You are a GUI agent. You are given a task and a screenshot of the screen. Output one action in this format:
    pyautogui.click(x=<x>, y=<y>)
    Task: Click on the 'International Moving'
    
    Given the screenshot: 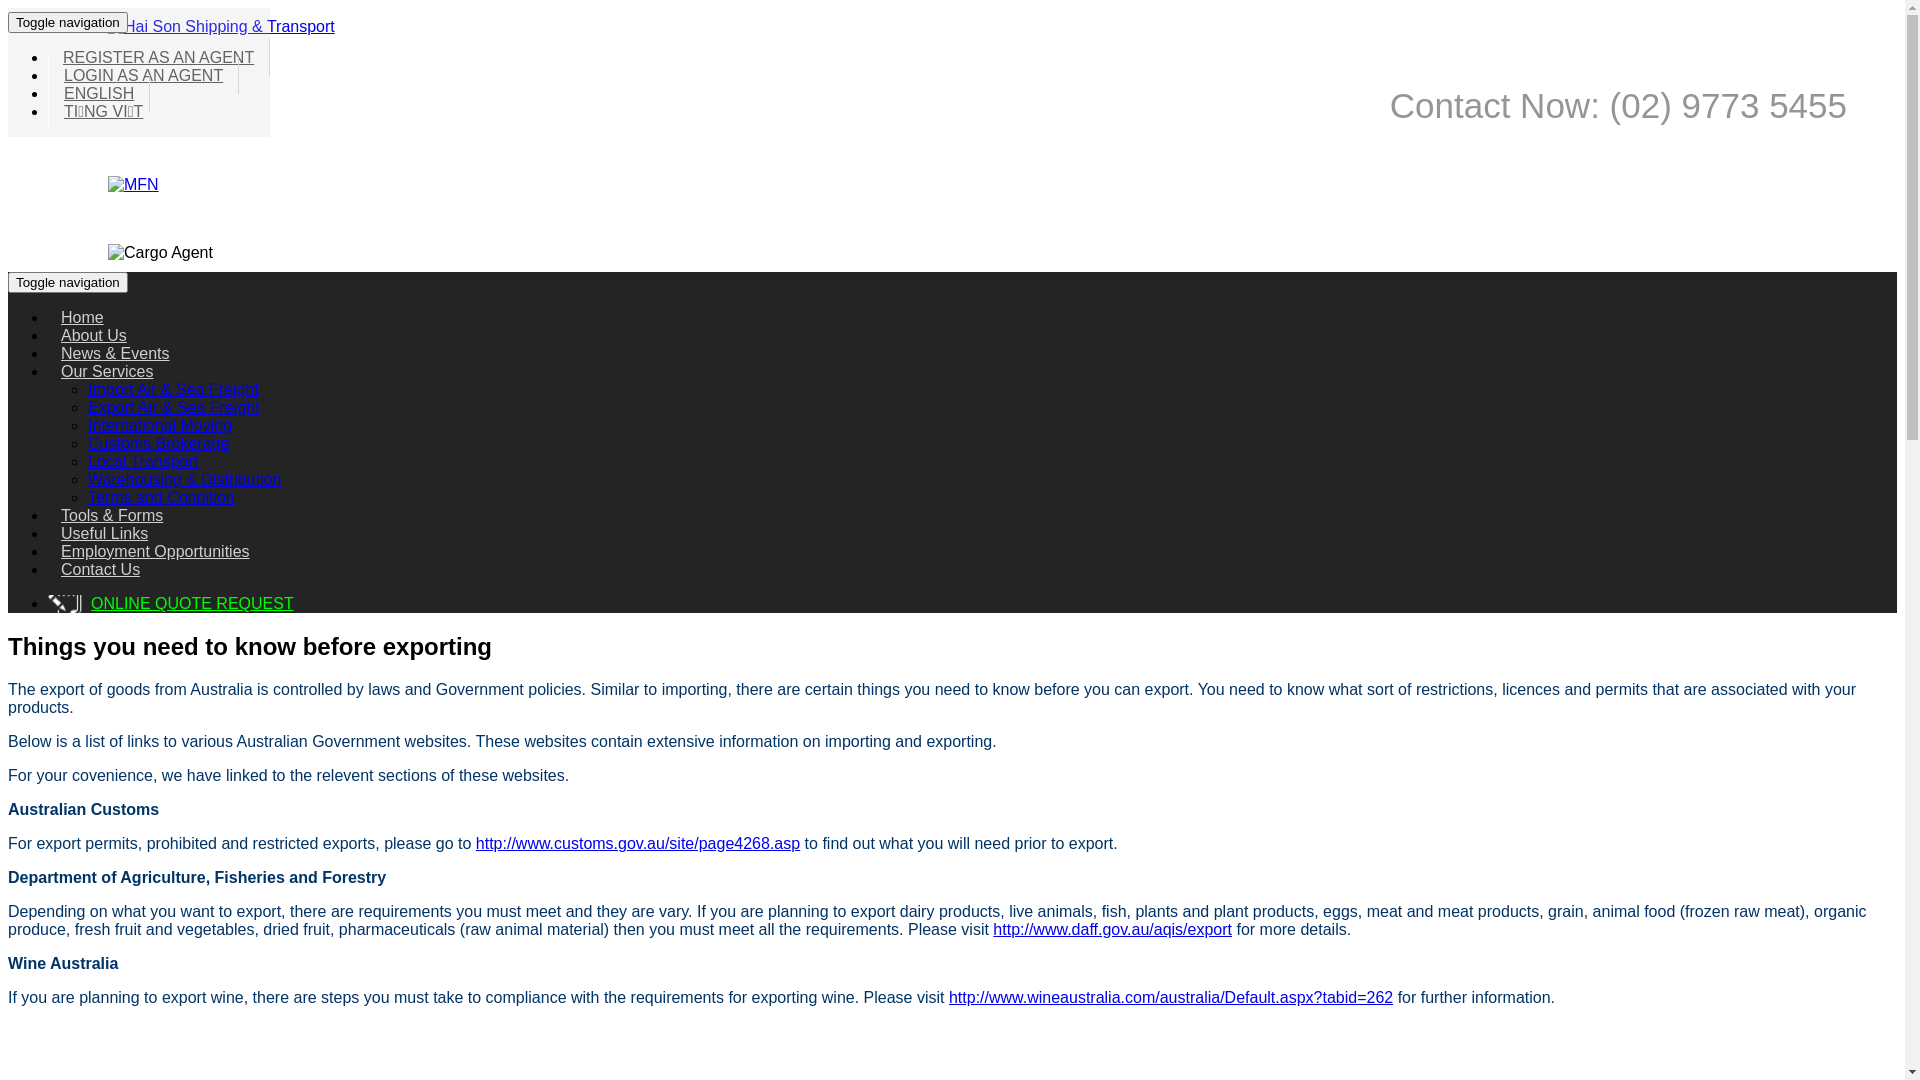 What is the action you would take?
    pyautogui.click(x=158, y=424)
    